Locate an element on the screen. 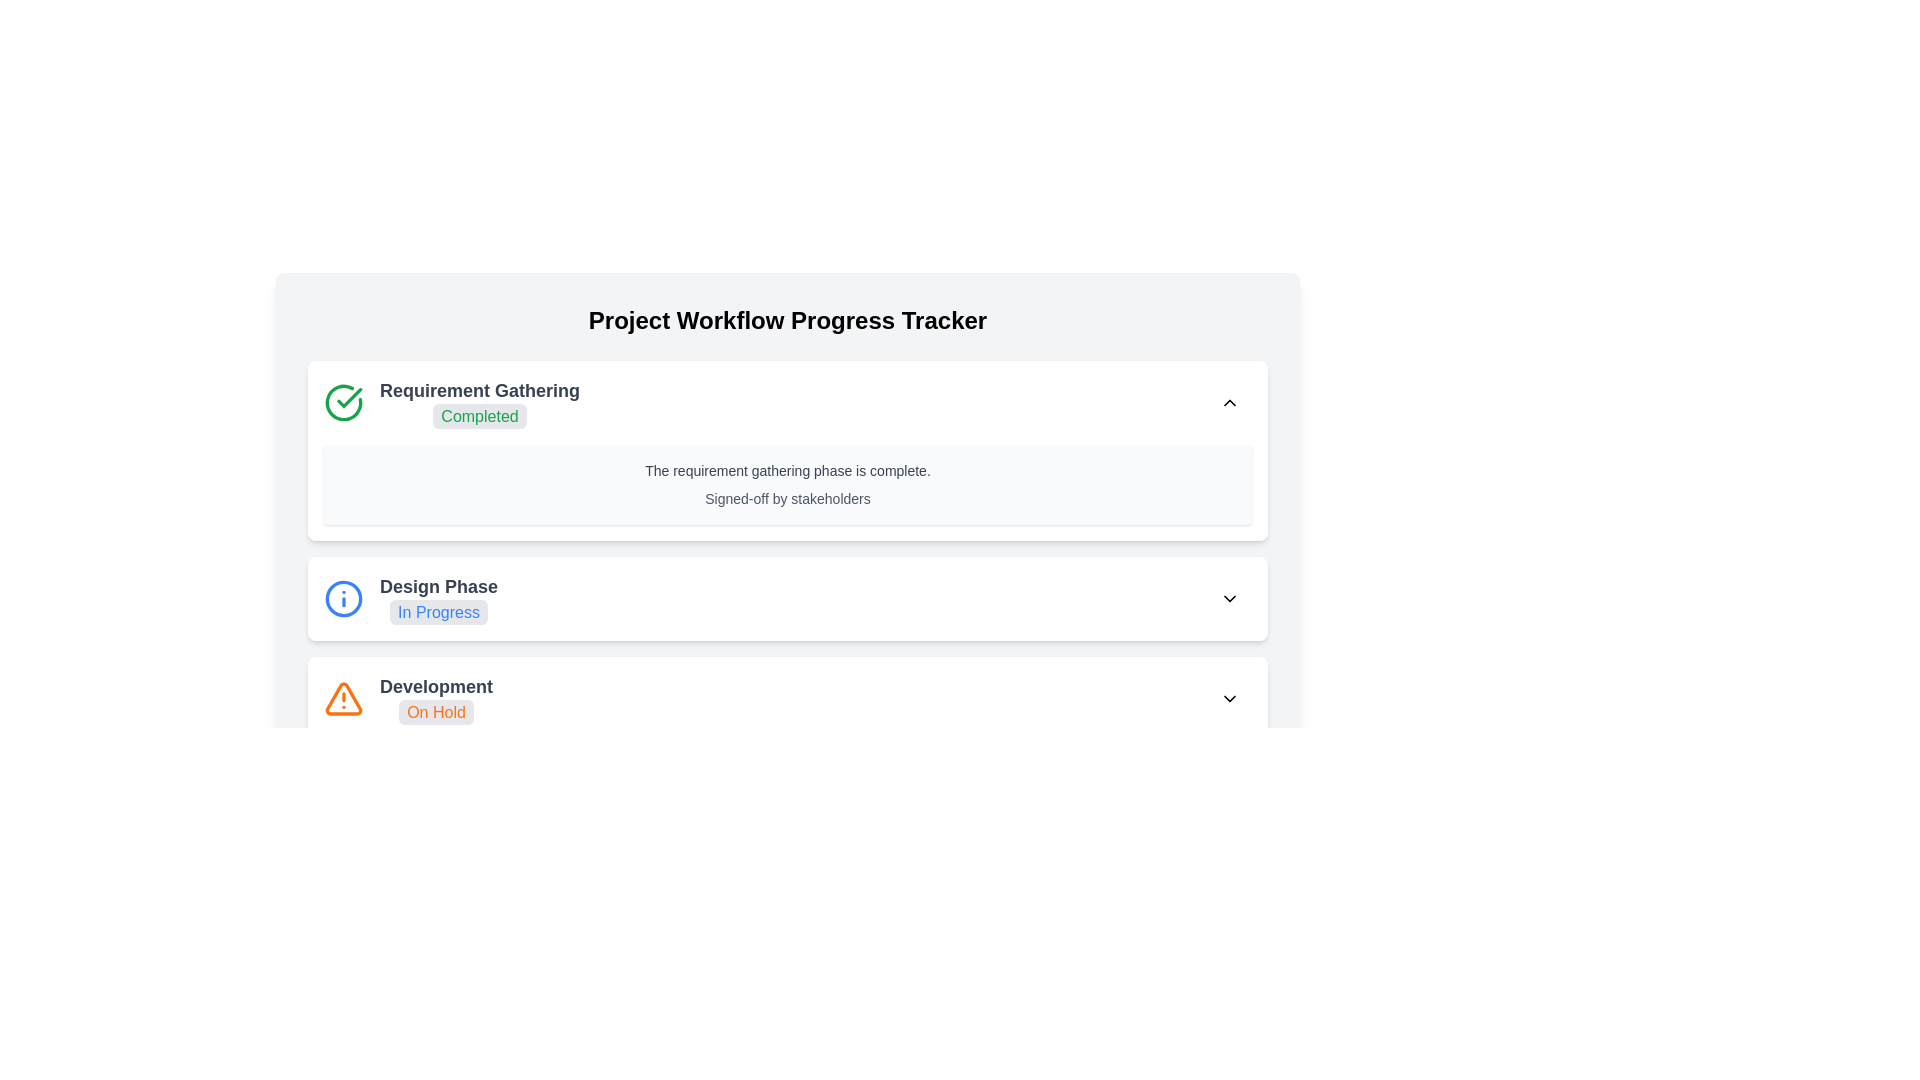 The width and height of the screenshot is (1920, 1080). status information from the 'Development' label with the status indicator, which shows 'On Hold' in an orange font on a light-gray background, located near a warning icon is located at coordinates (435, 697).